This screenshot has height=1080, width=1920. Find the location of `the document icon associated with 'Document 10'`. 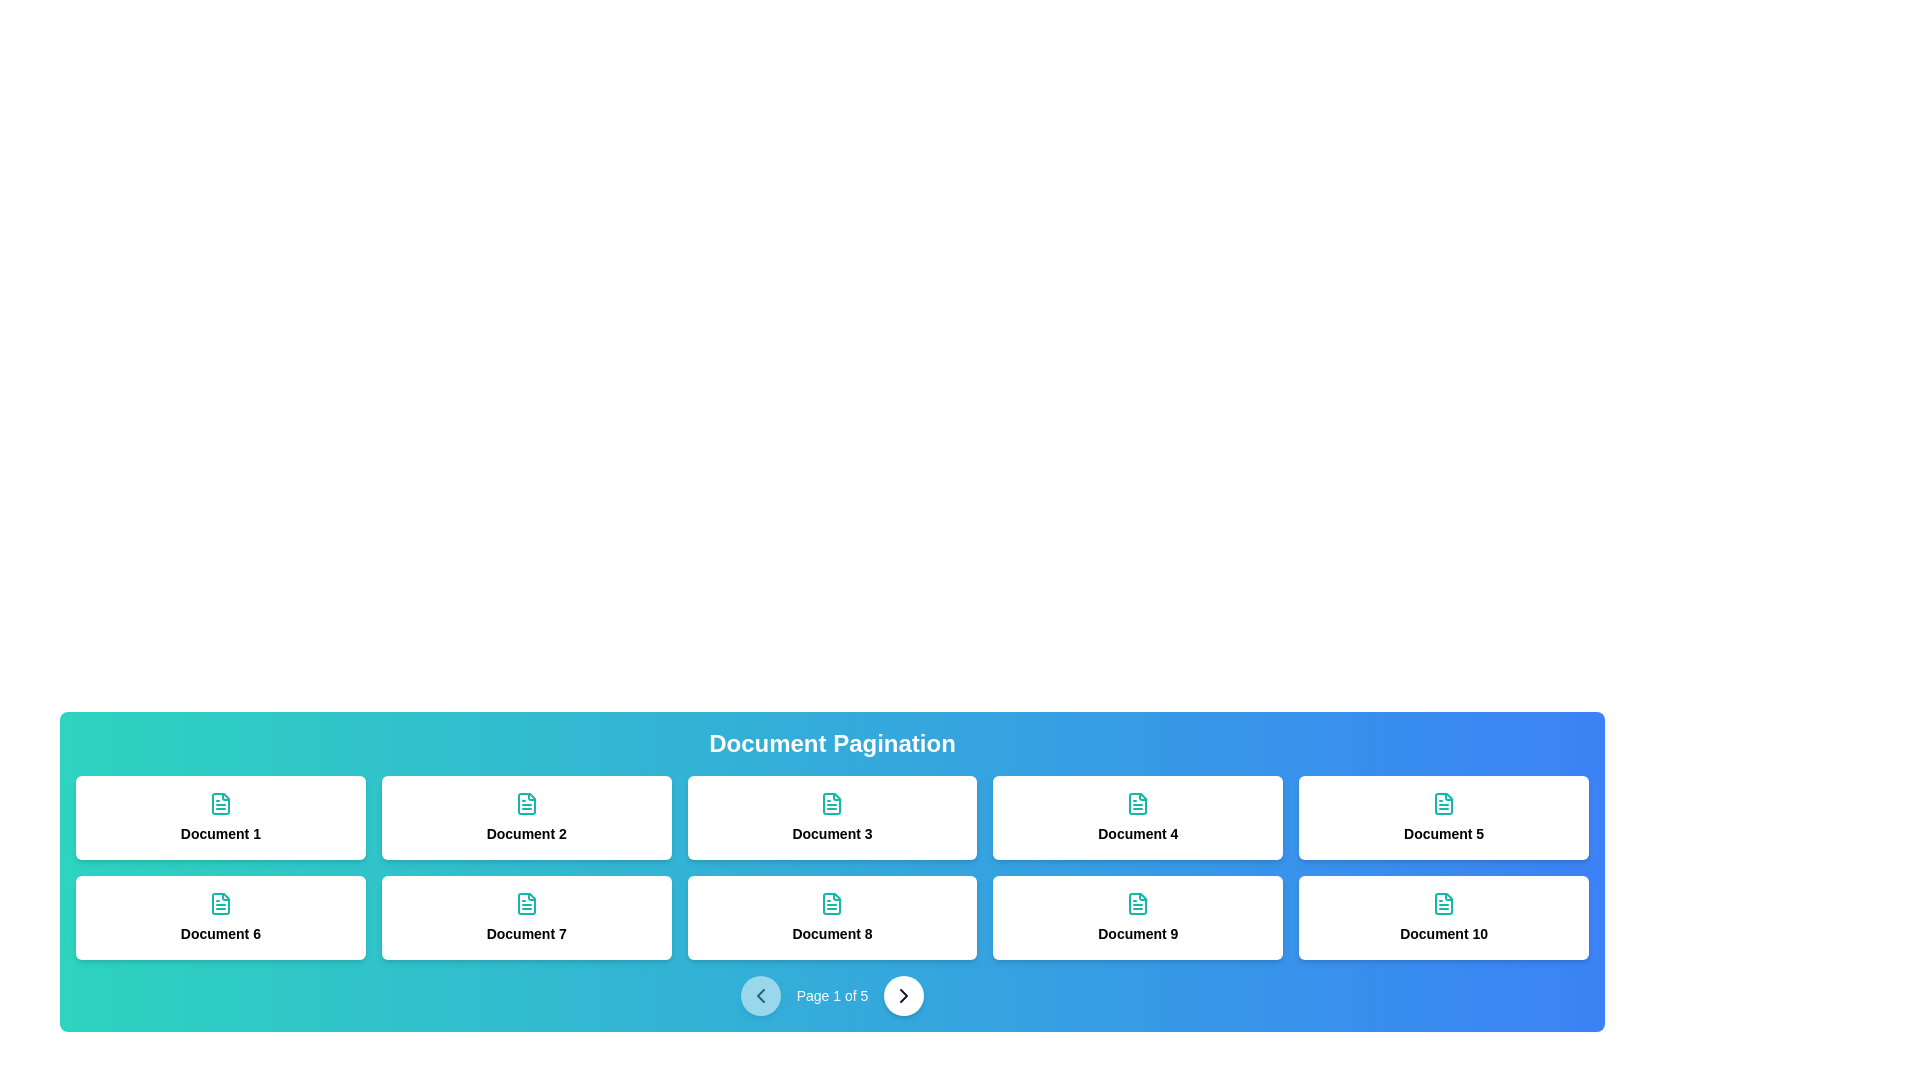

the document icon associated with 'Document 10' is located at coordinates (1444, 903).